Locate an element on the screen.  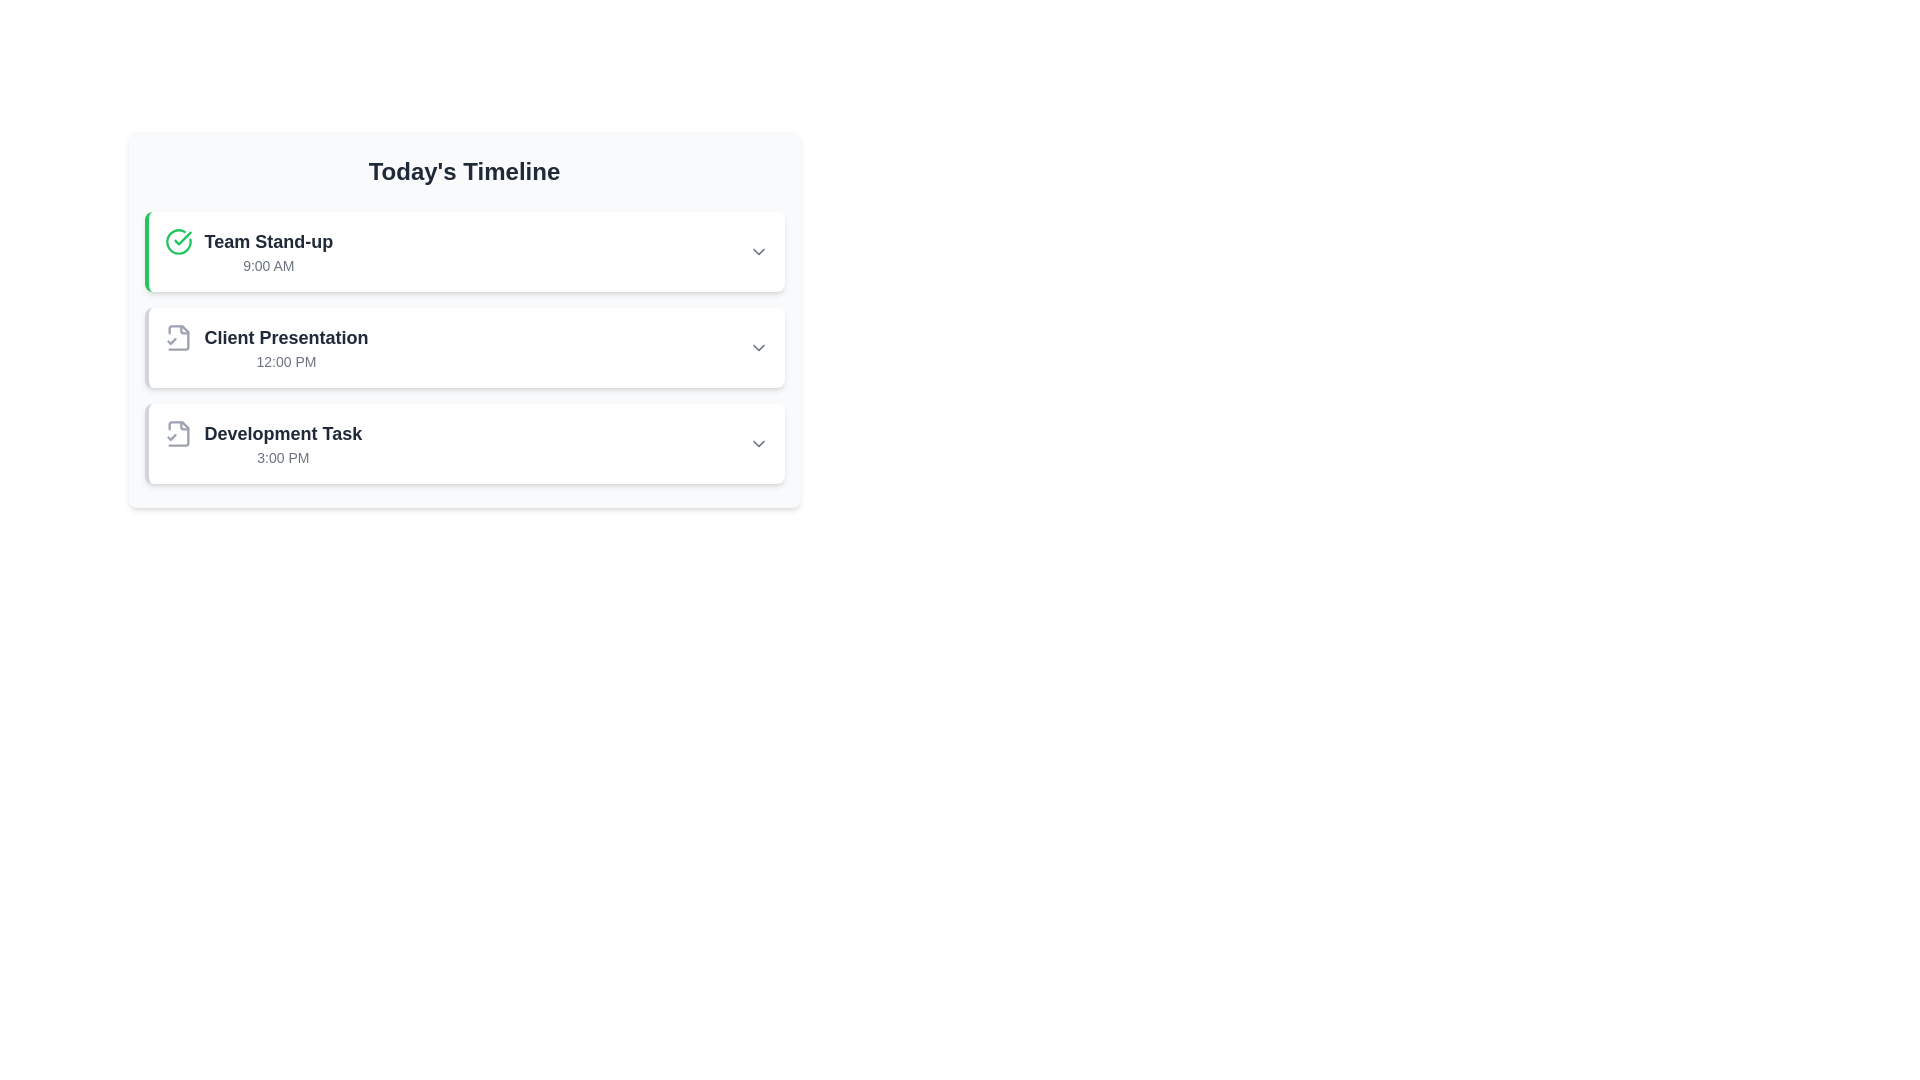
the text block displaying the title 'Team Stand-up' and time '9:00 AM', located in the top-left section of 'Today's Timeline' is located at coordinates (267, 250).